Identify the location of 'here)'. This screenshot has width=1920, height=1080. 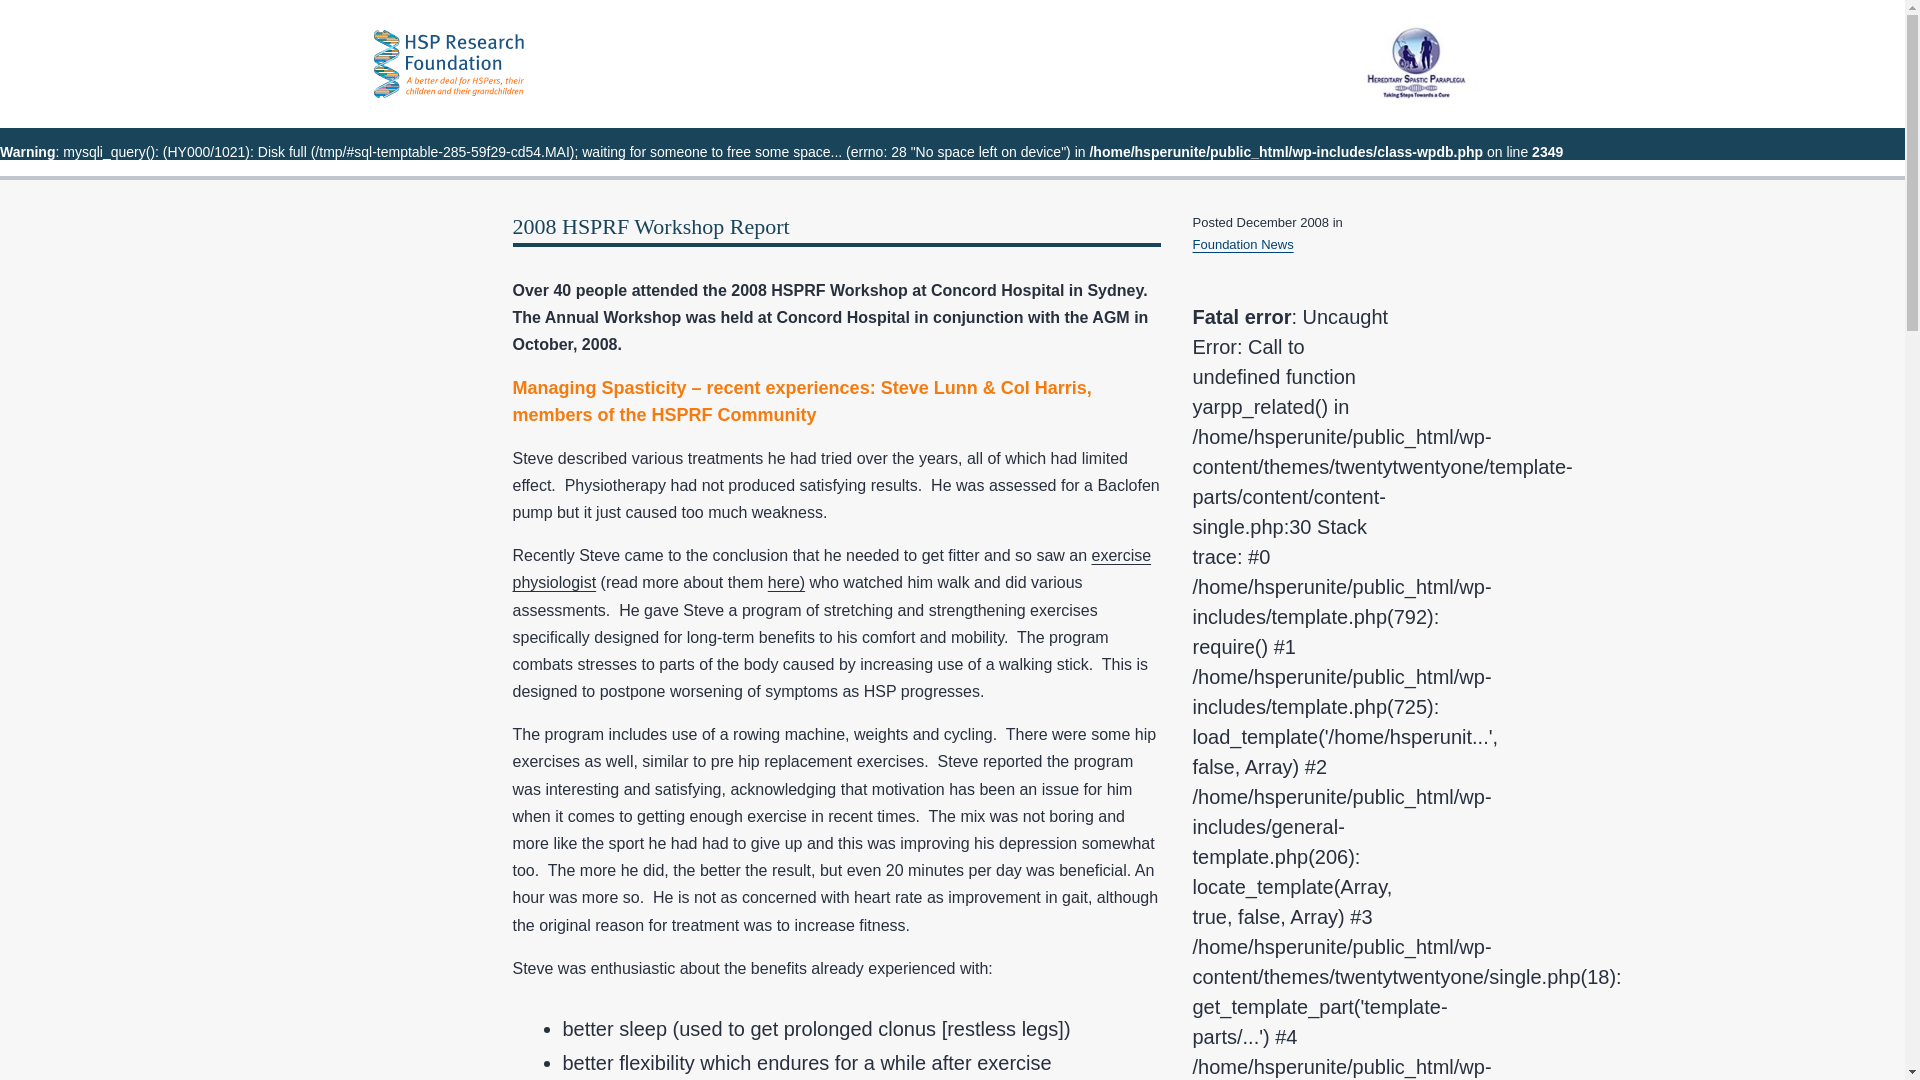
(785, 582).